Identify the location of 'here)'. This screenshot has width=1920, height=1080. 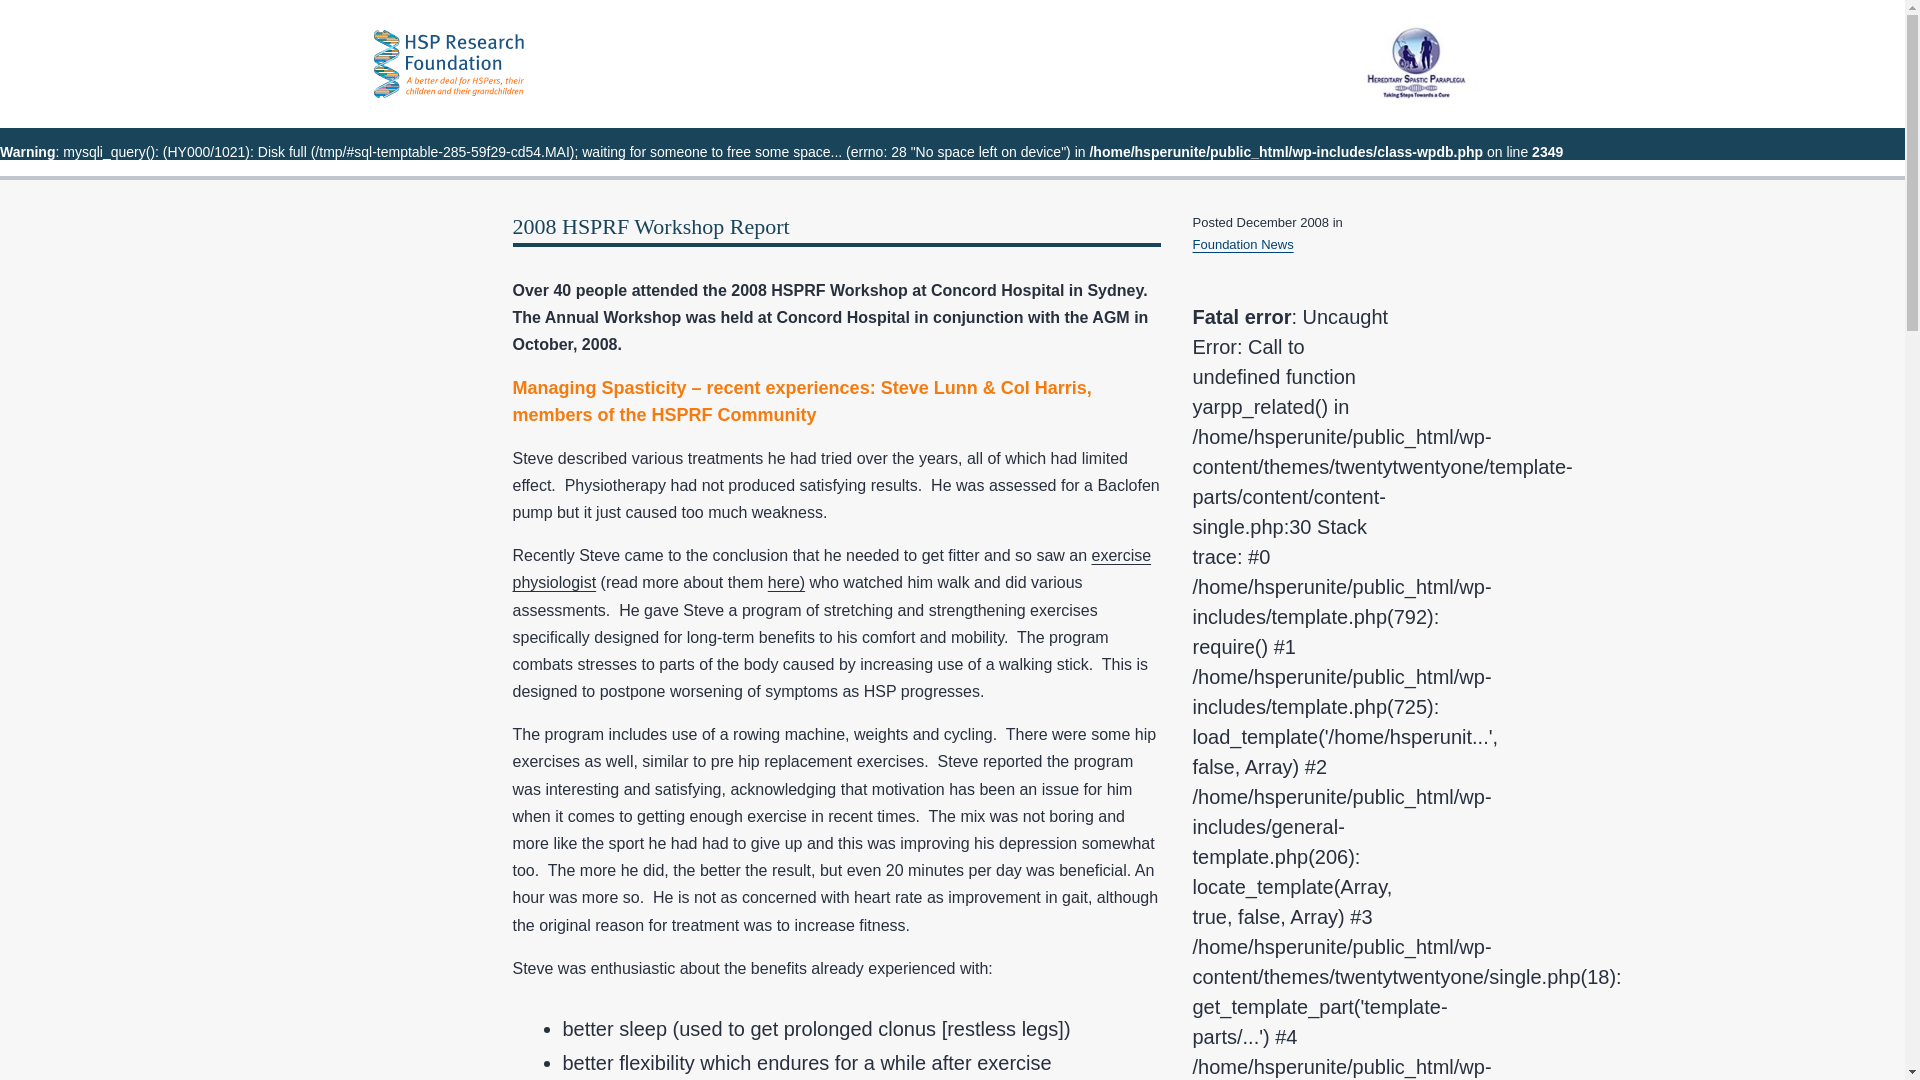
(785, 582).